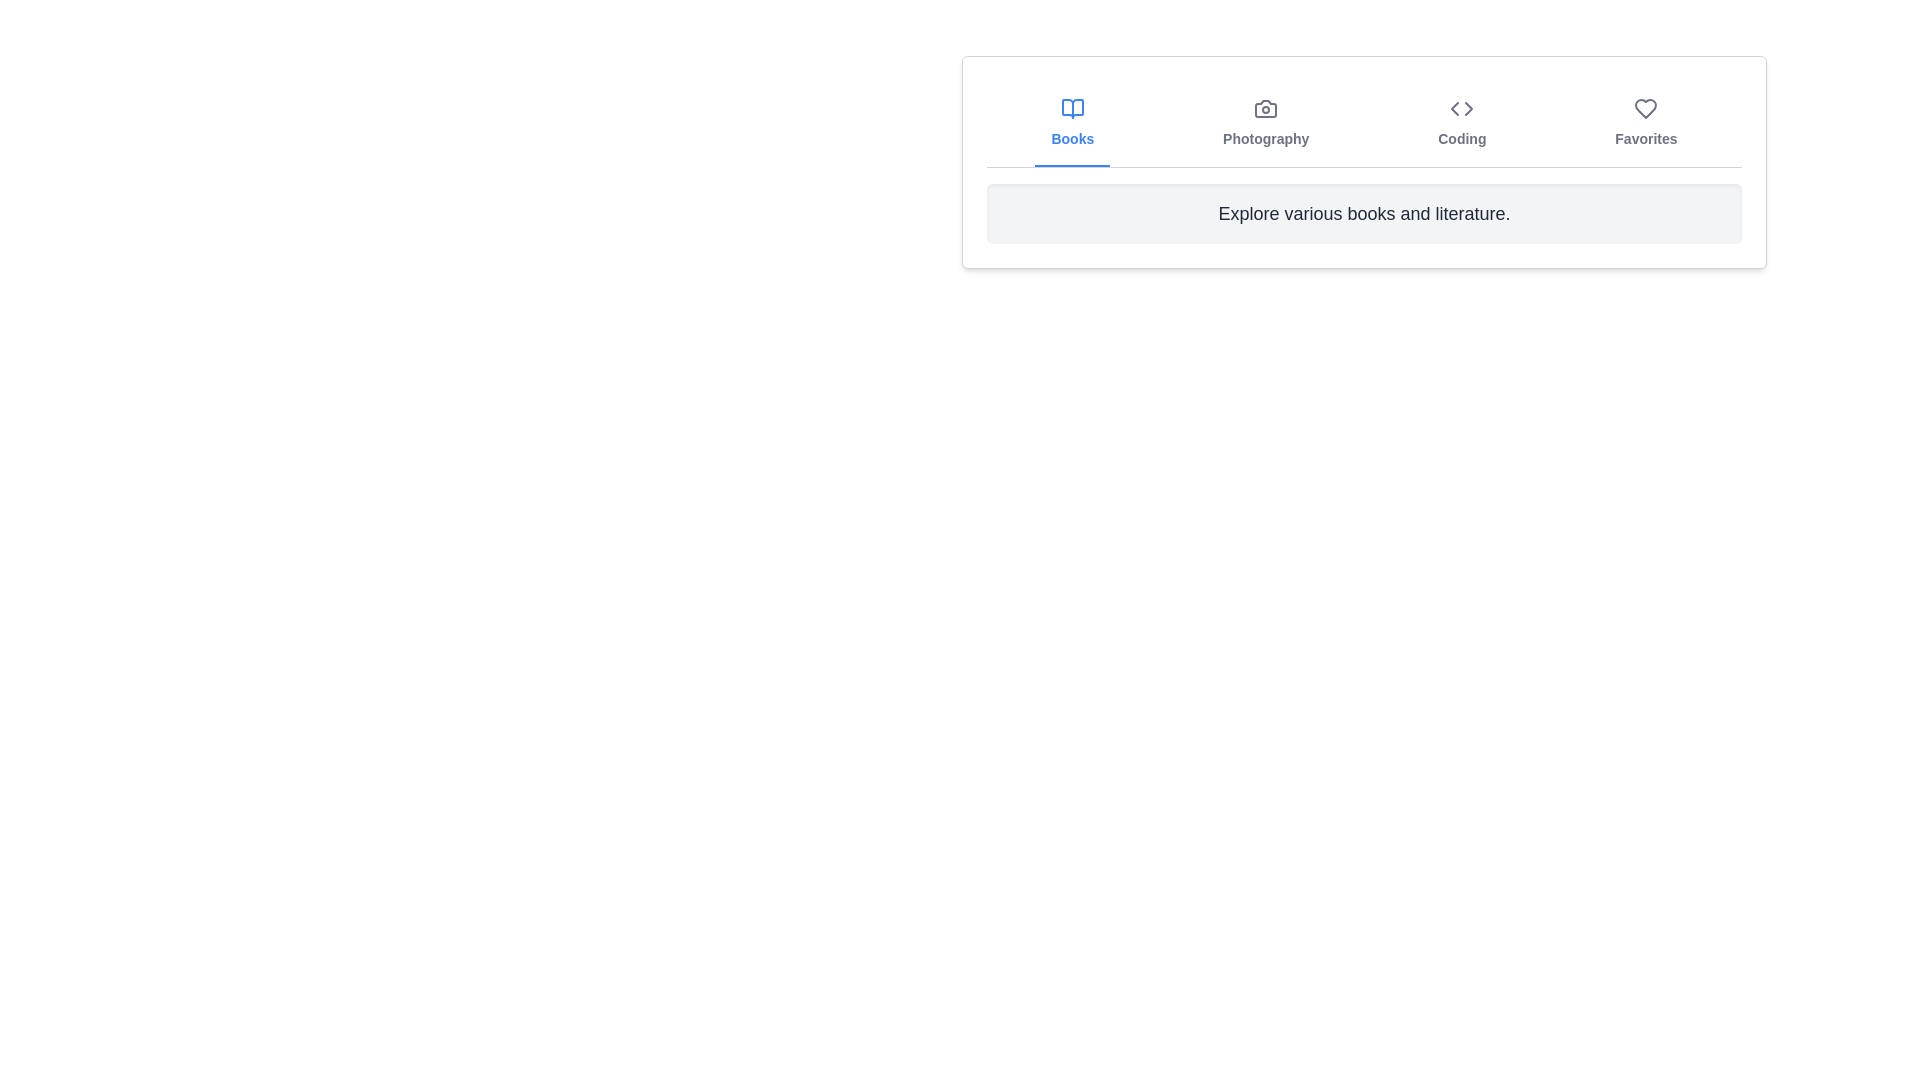  Describe the element at coordinates (1265, 137) in the screenshot. I see `the 'Photography' text label, which is the second option in a horizontal layout of categories, associated with a camera icon` at that location.